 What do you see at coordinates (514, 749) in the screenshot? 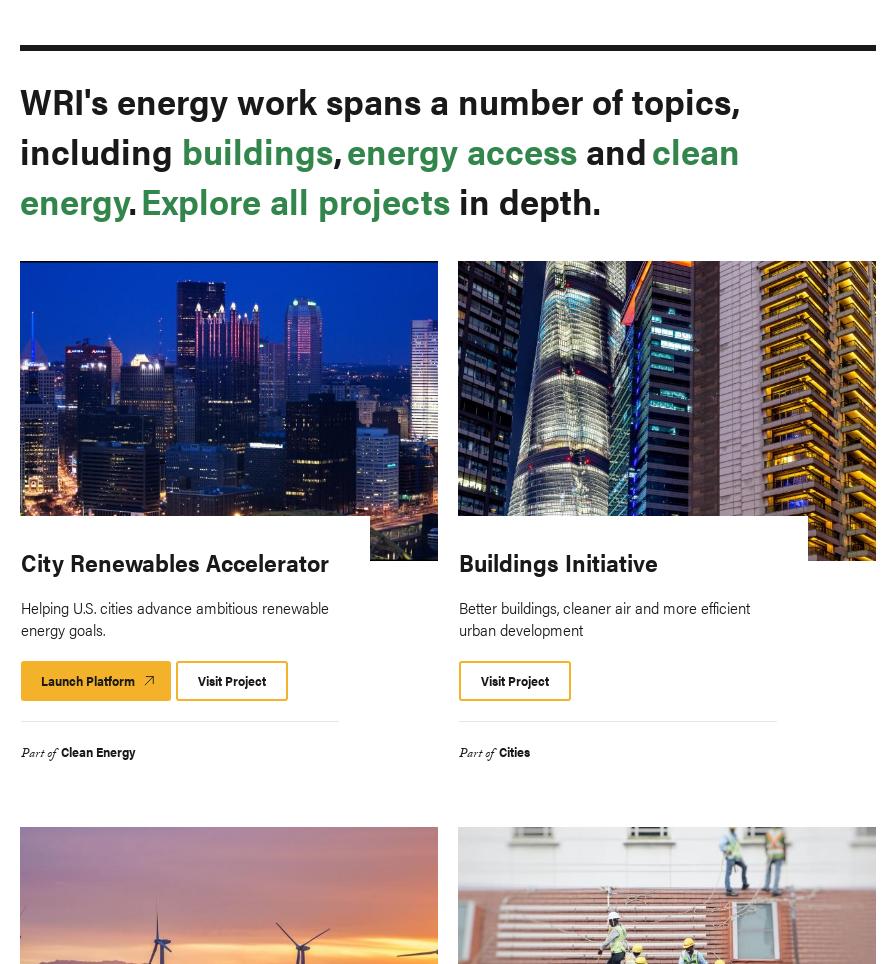
I see `'Cities'` at bounding box center [514, 749].